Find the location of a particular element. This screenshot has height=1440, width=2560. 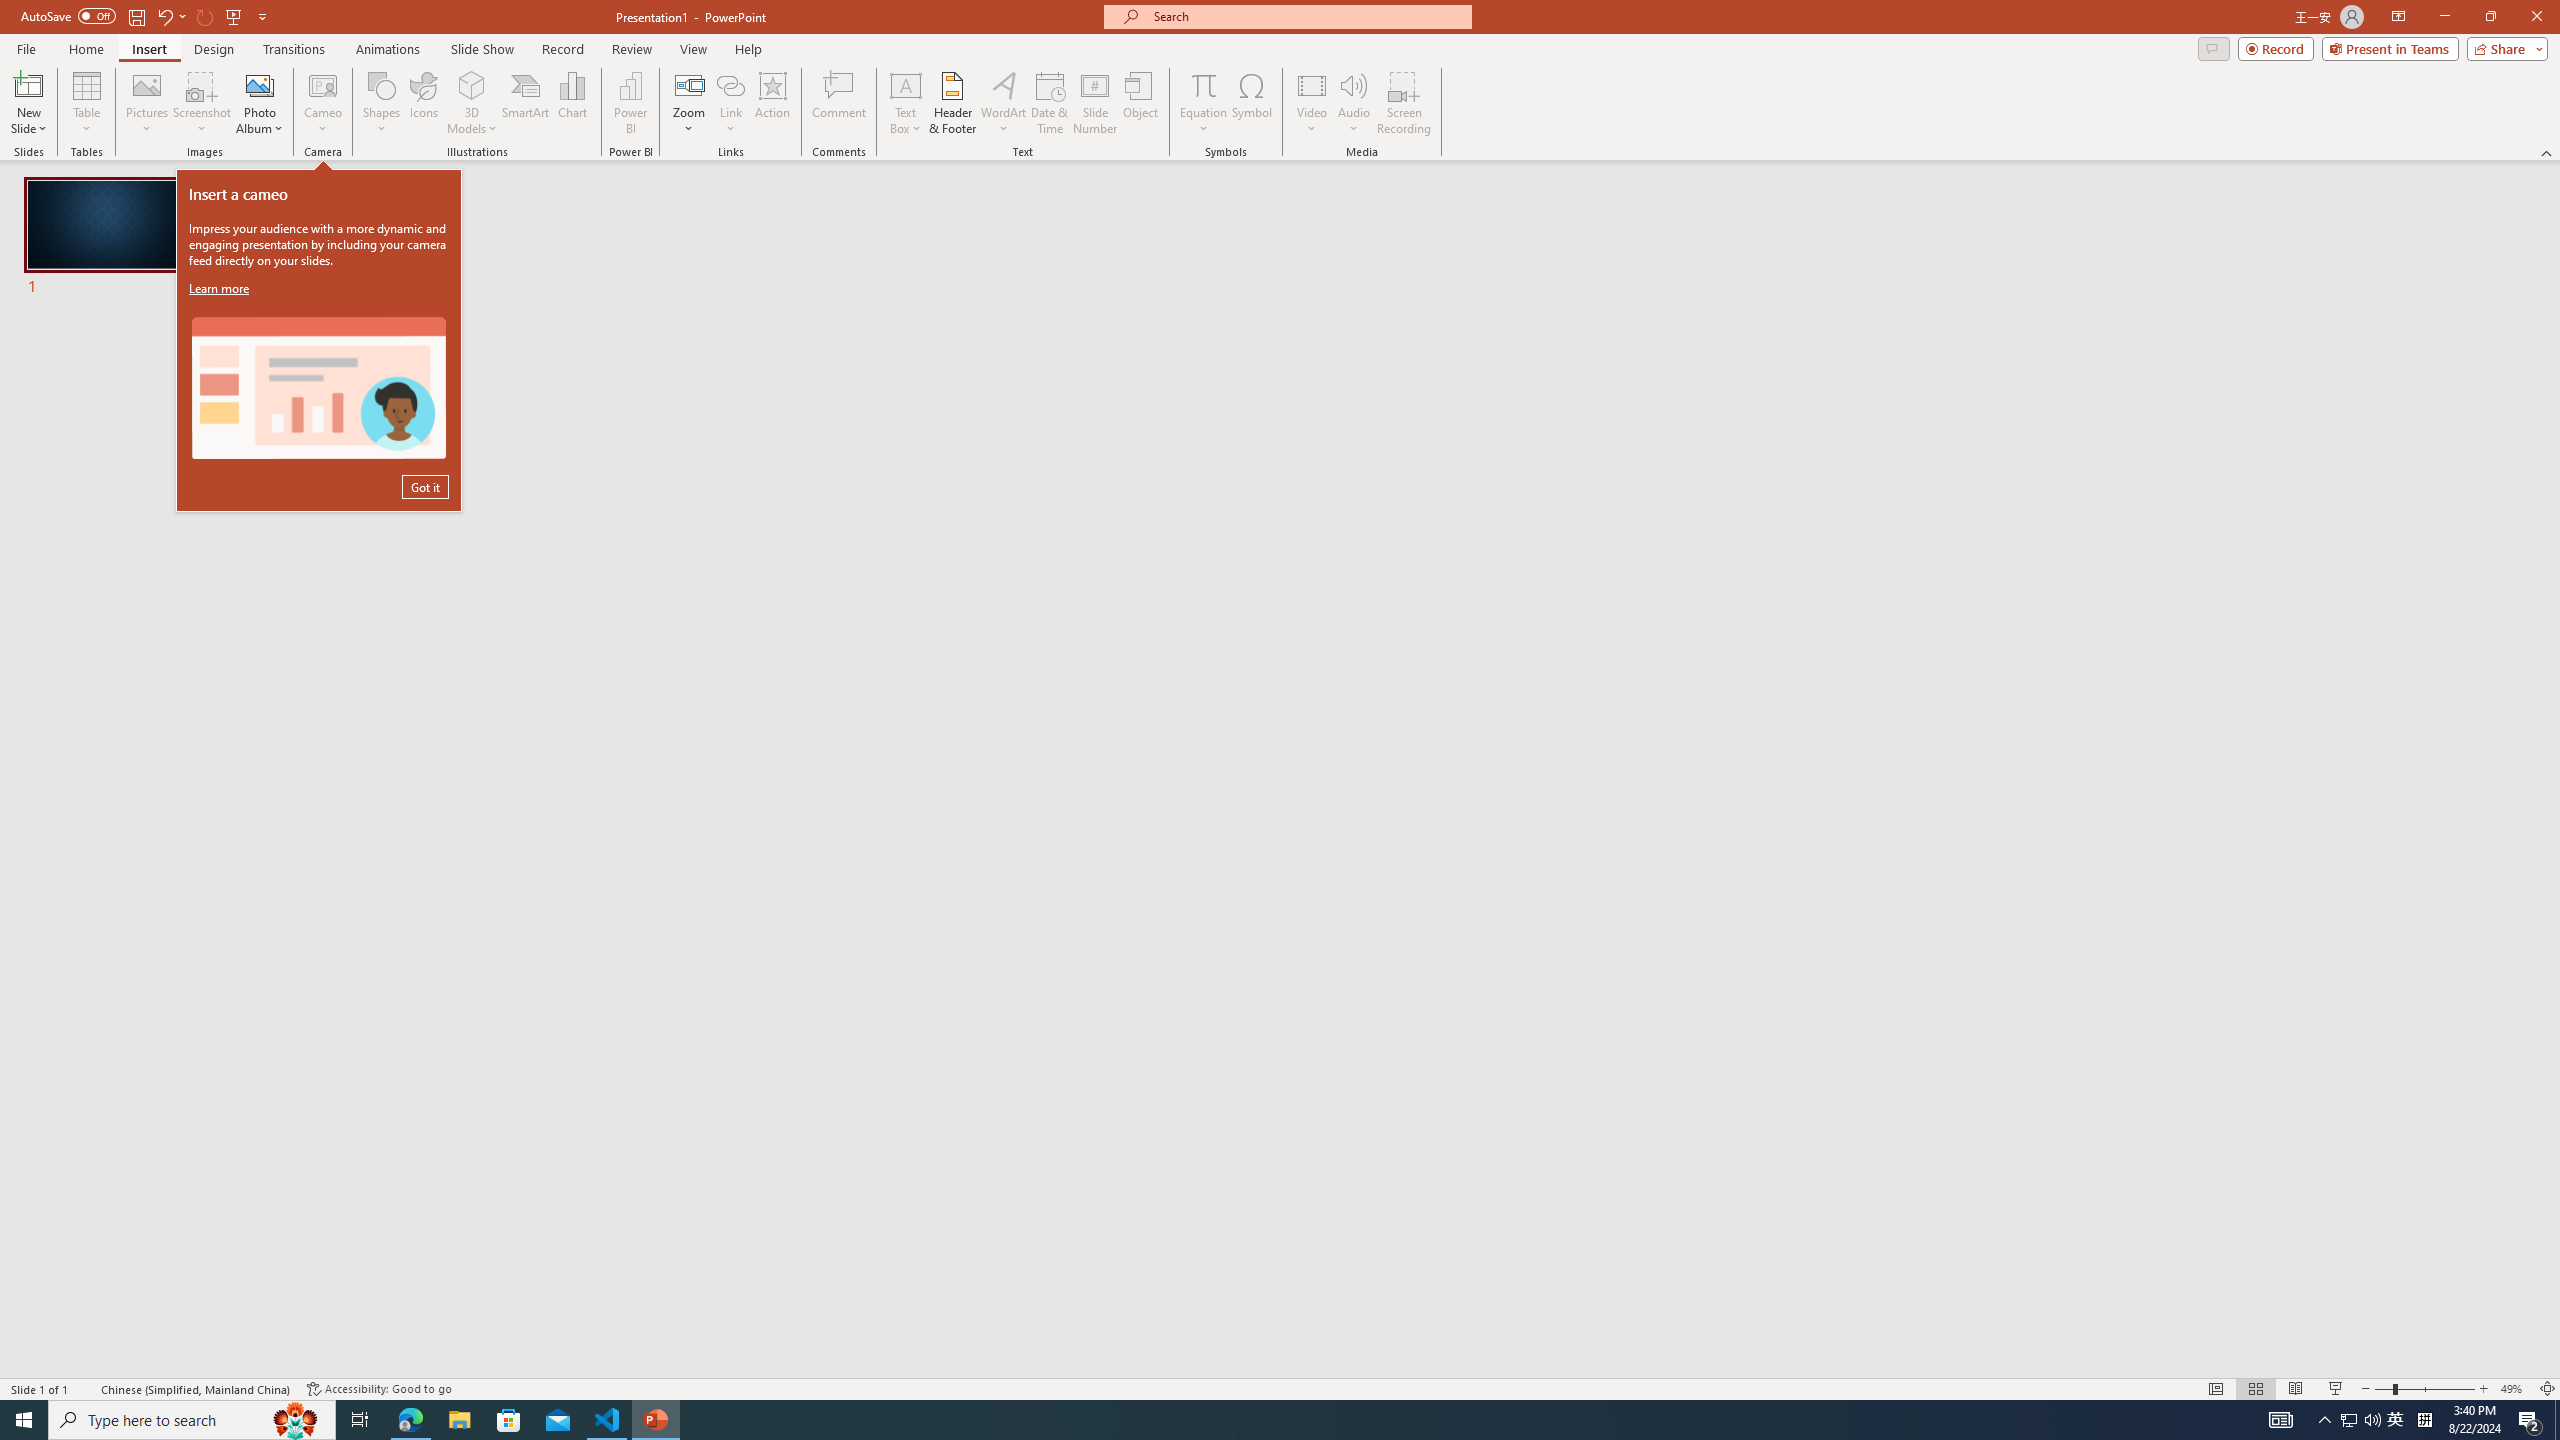

'Chart...' is located at coordinates (572, 103).